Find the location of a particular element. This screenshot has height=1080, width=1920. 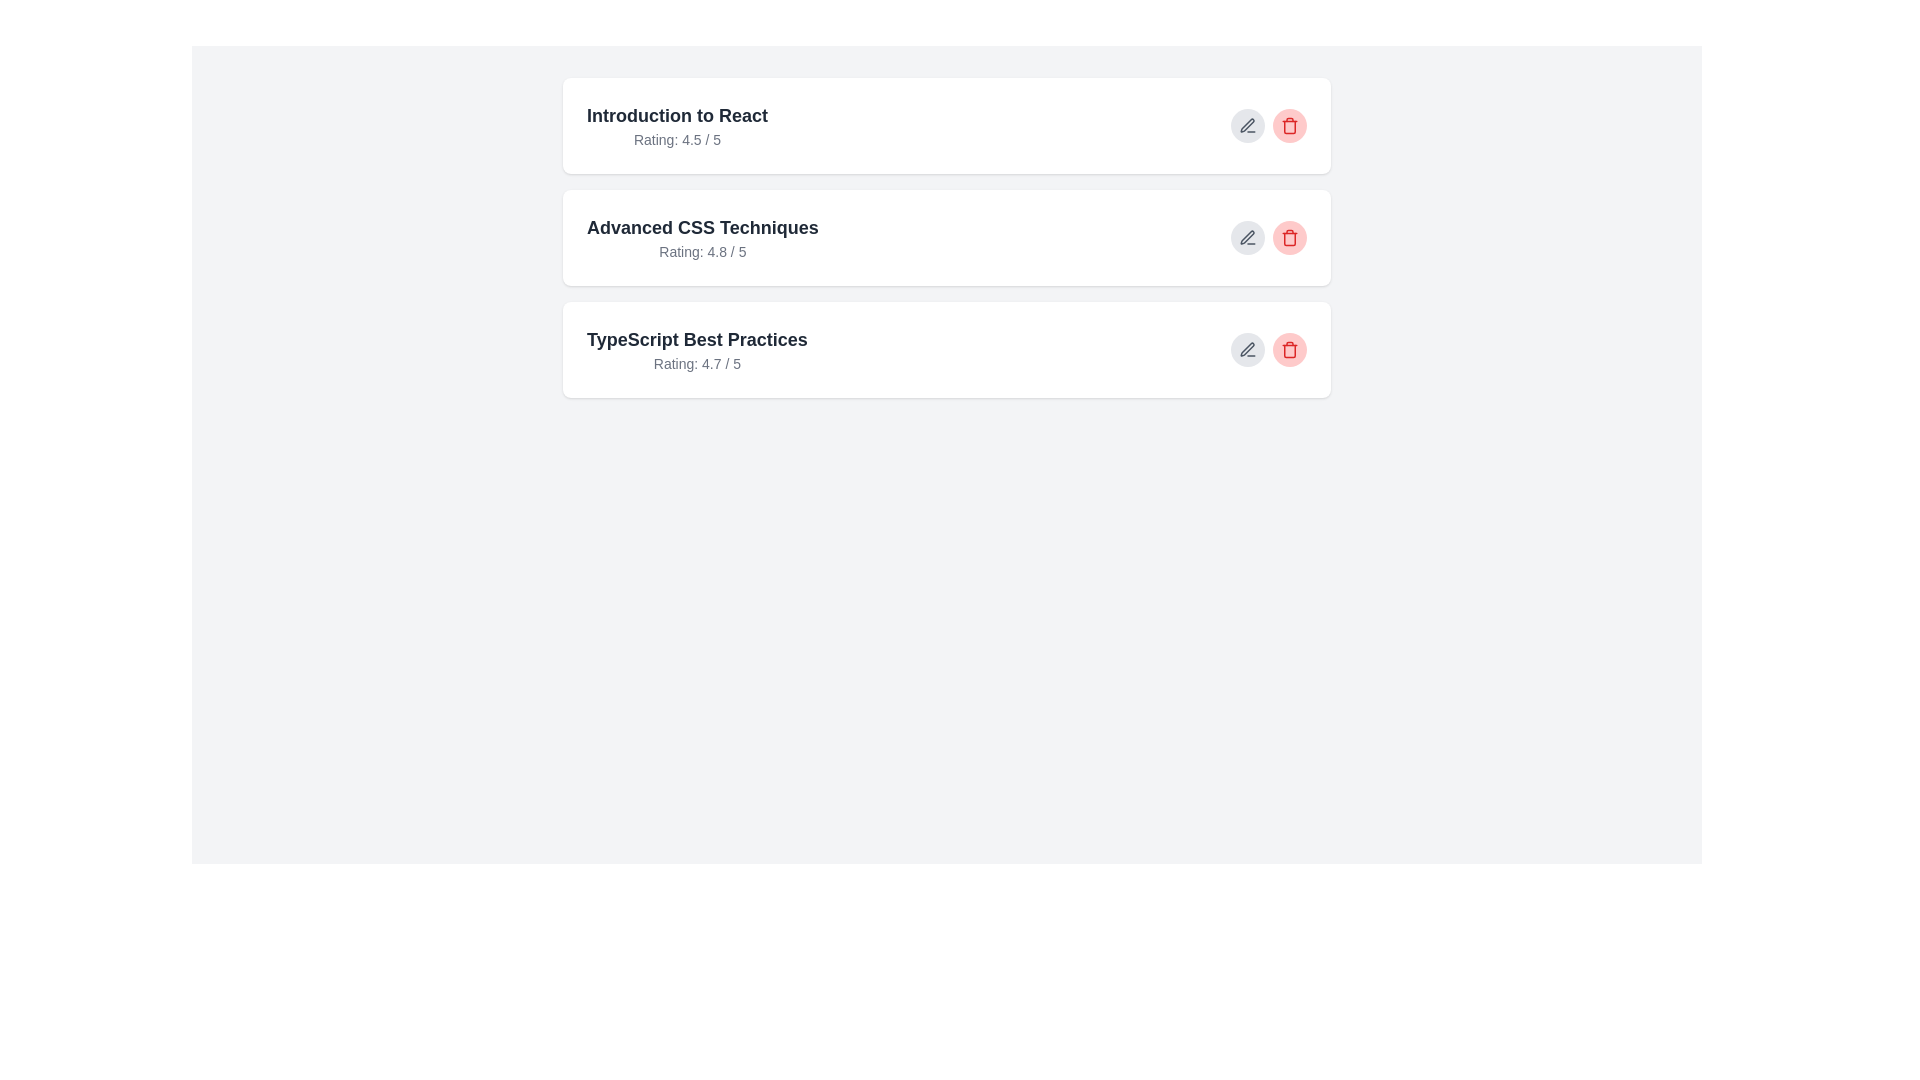

the gray pen icon button located to the right of 'TypeScript Best Practices' to initiate editing is located at coordinates (1247, 349).